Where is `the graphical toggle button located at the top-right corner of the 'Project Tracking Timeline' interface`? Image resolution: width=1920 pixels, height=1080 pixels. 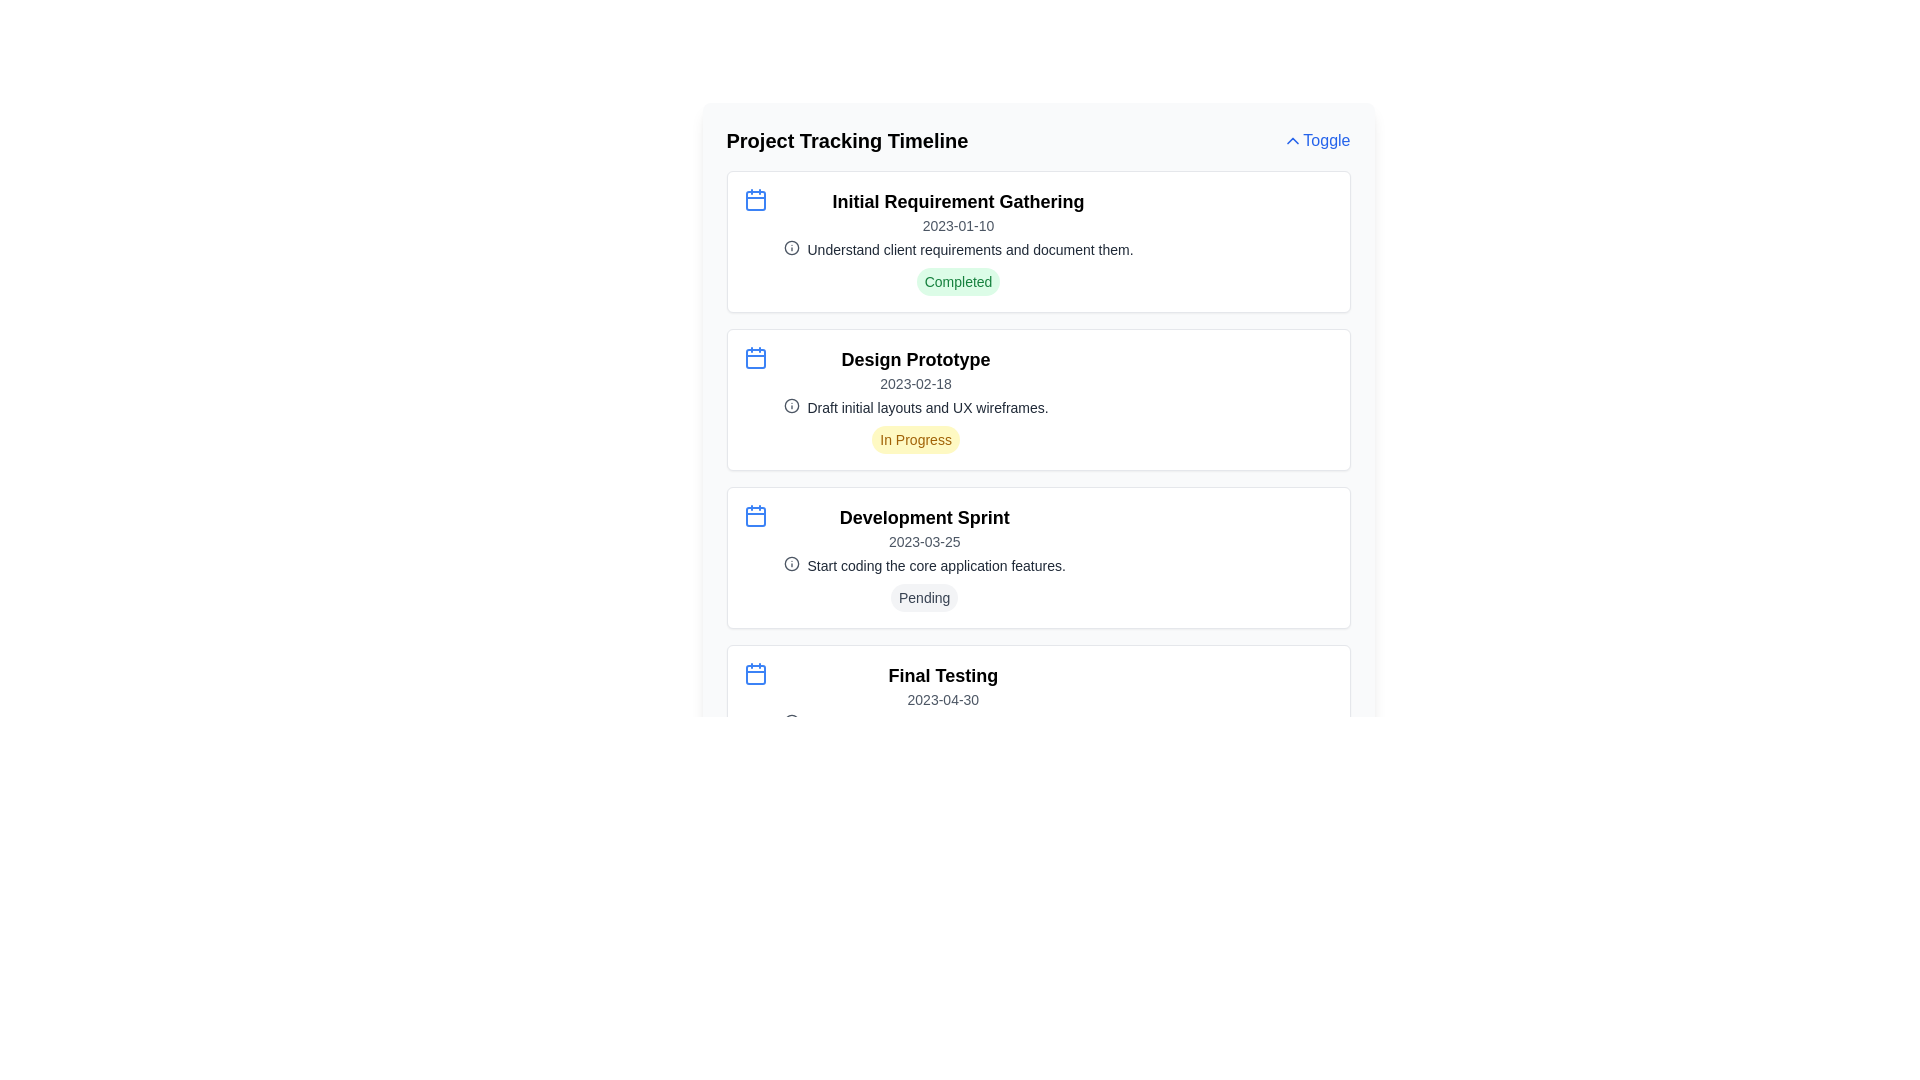 the graphical toggle button located at the top-right corner of the 'Project Tracking Timeline' interface is located at coordinates (1293, 140).